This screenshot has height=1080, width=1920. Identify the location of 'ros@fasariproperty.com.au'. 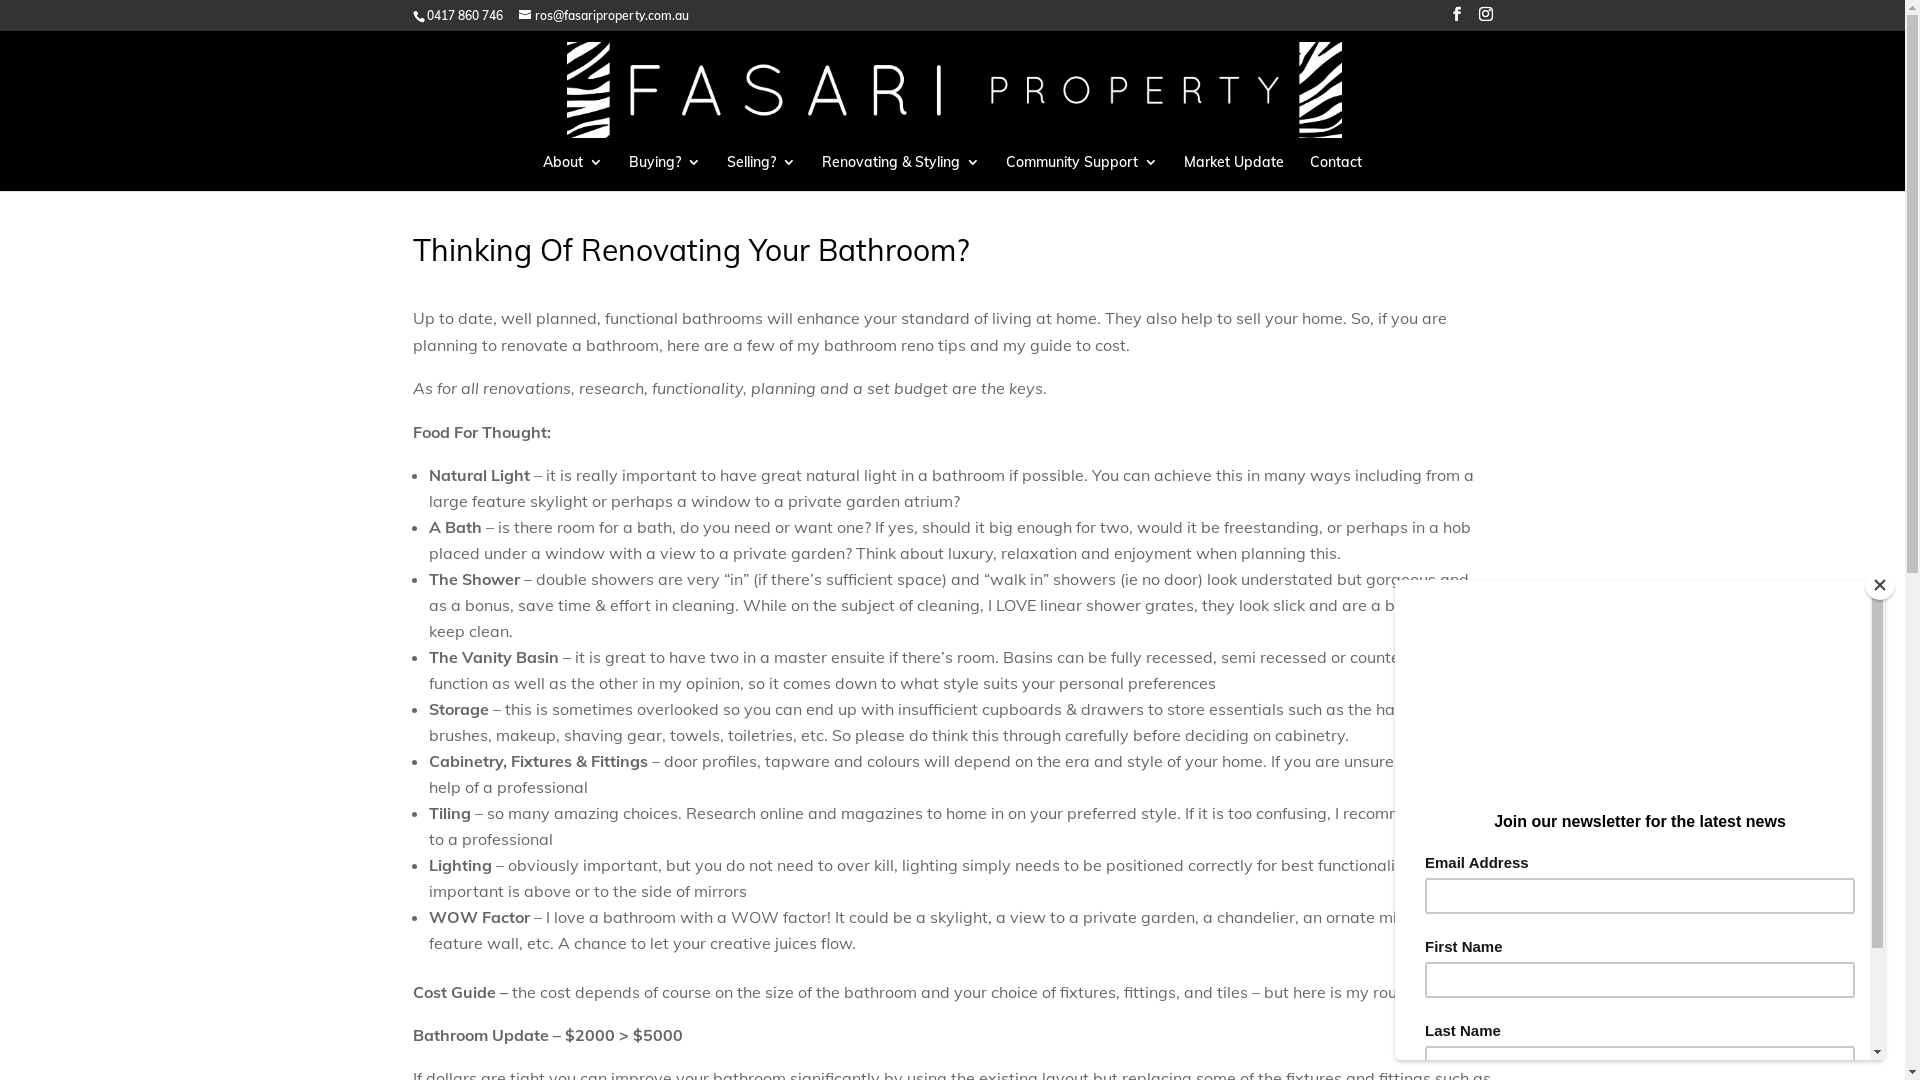
(602, 15).